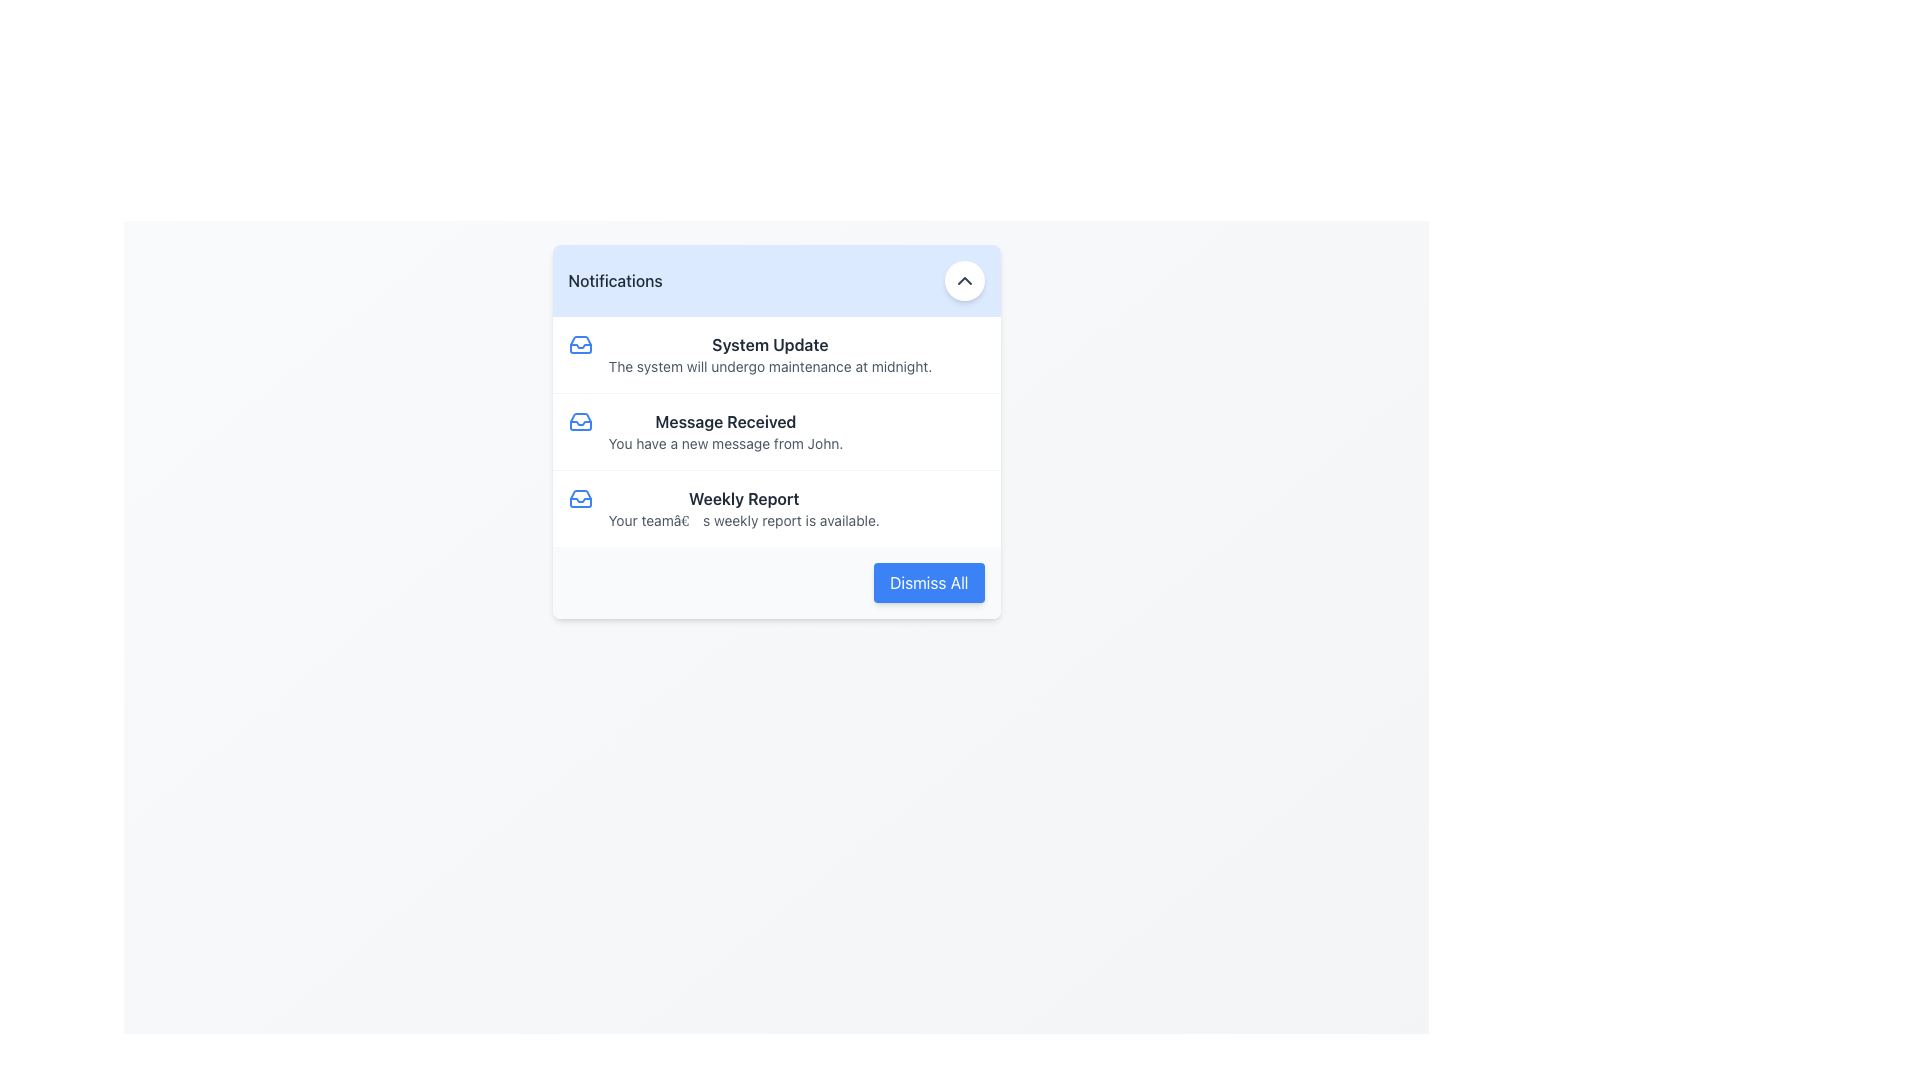 This screenshot has height=1080, width=1920. Describe the element at coordinates (775, 353) in the screenshot. I see `the notification message indicating an upcoming system update scheduled for midnight, which is the first entry in the notifications list under the header 'Notifications.'` at that location.